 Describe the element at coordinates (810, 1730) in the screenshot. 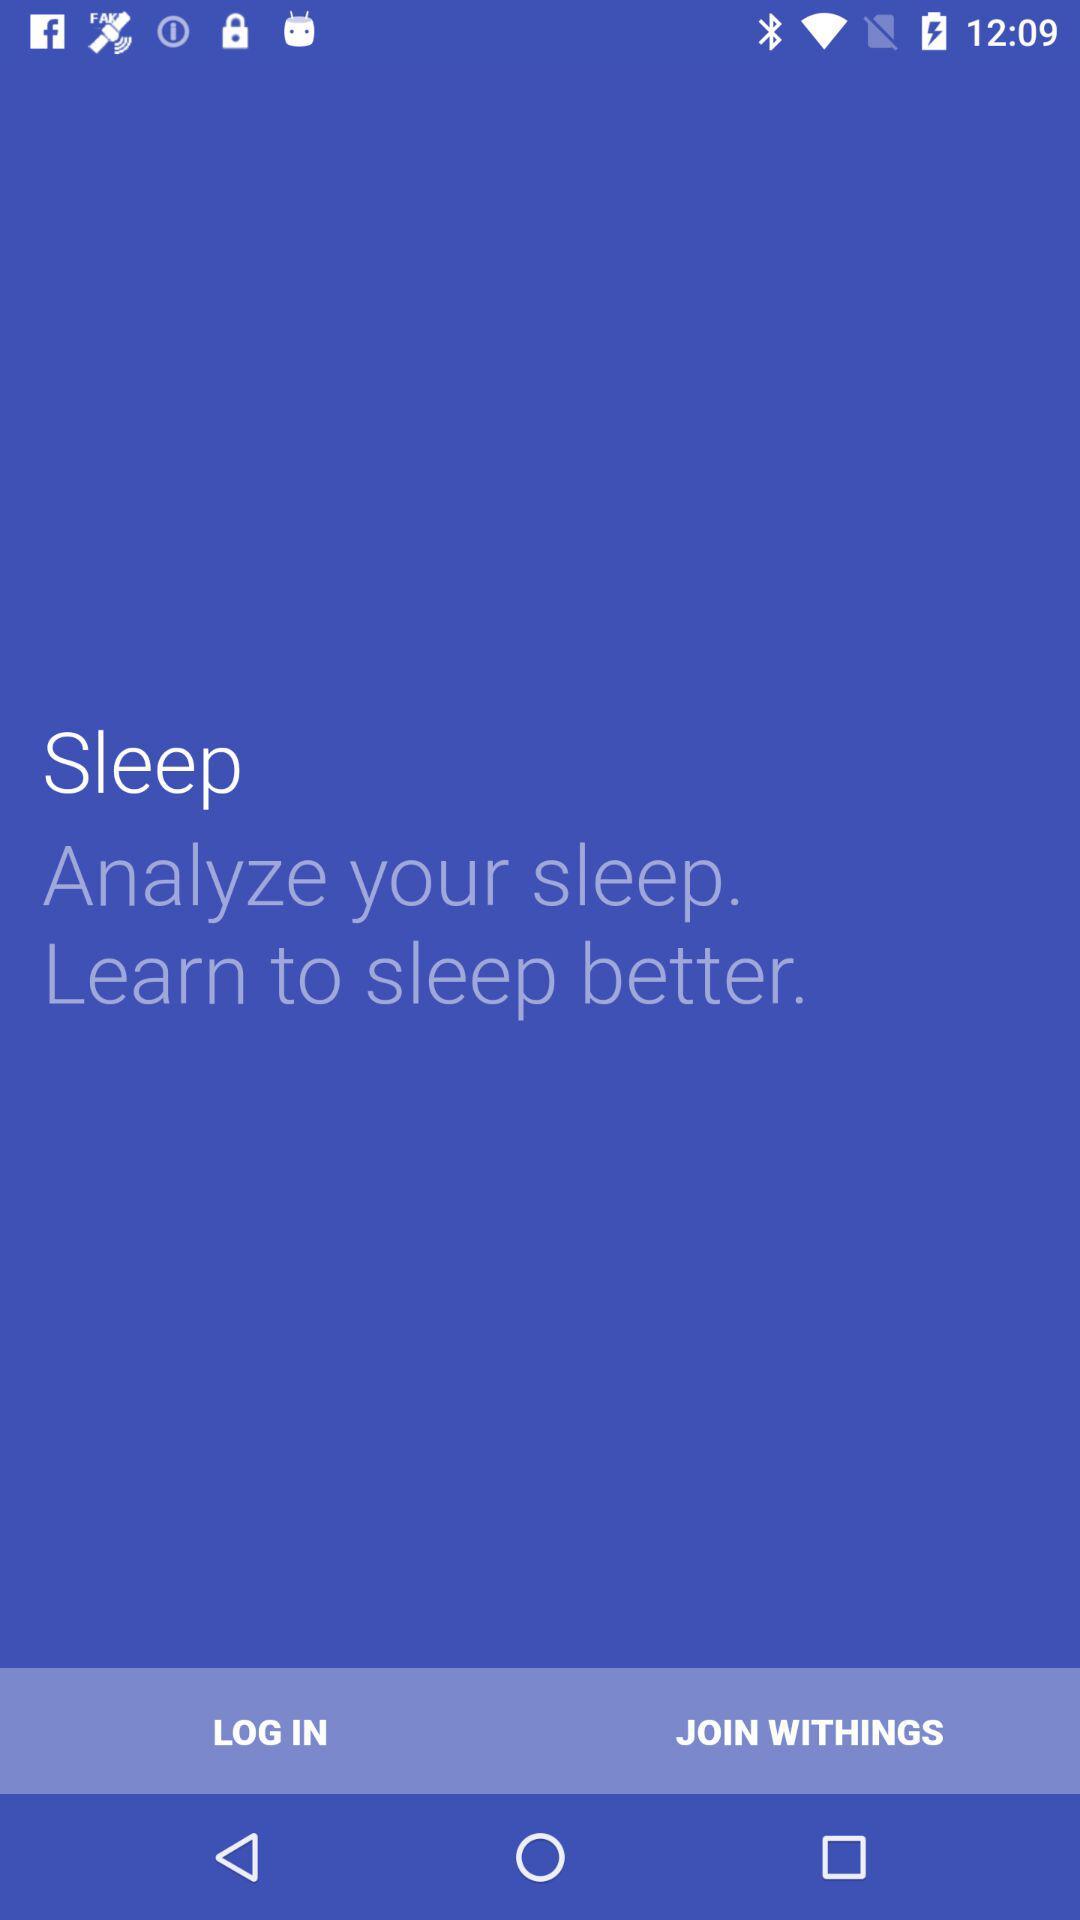

I see `the item below analyze your sleep` at that location.